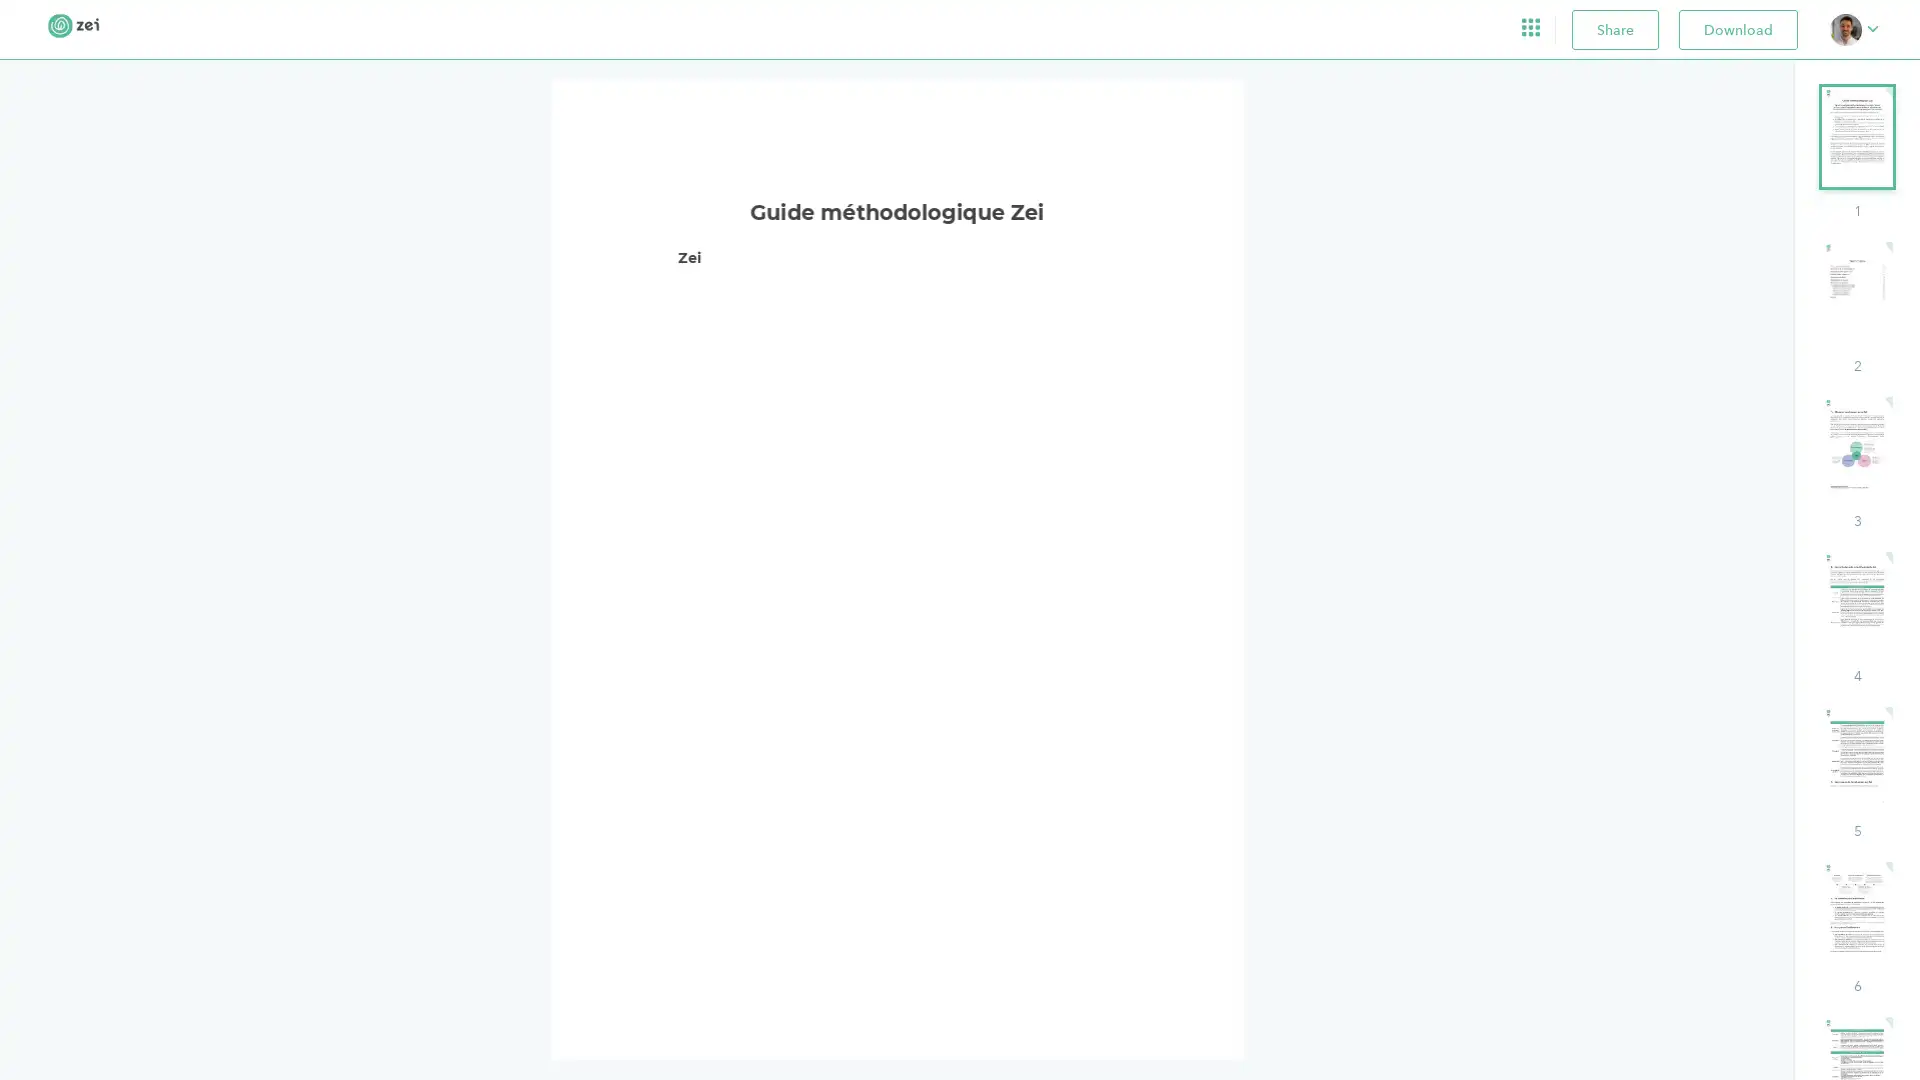 The width and height of the screenshot is (1920, 1080). Describe the element at coordinates (1853, 29) in the screenshot. I see `Book a meeting or send an email to valentin.bouteiller@zei-world.com` at that location.